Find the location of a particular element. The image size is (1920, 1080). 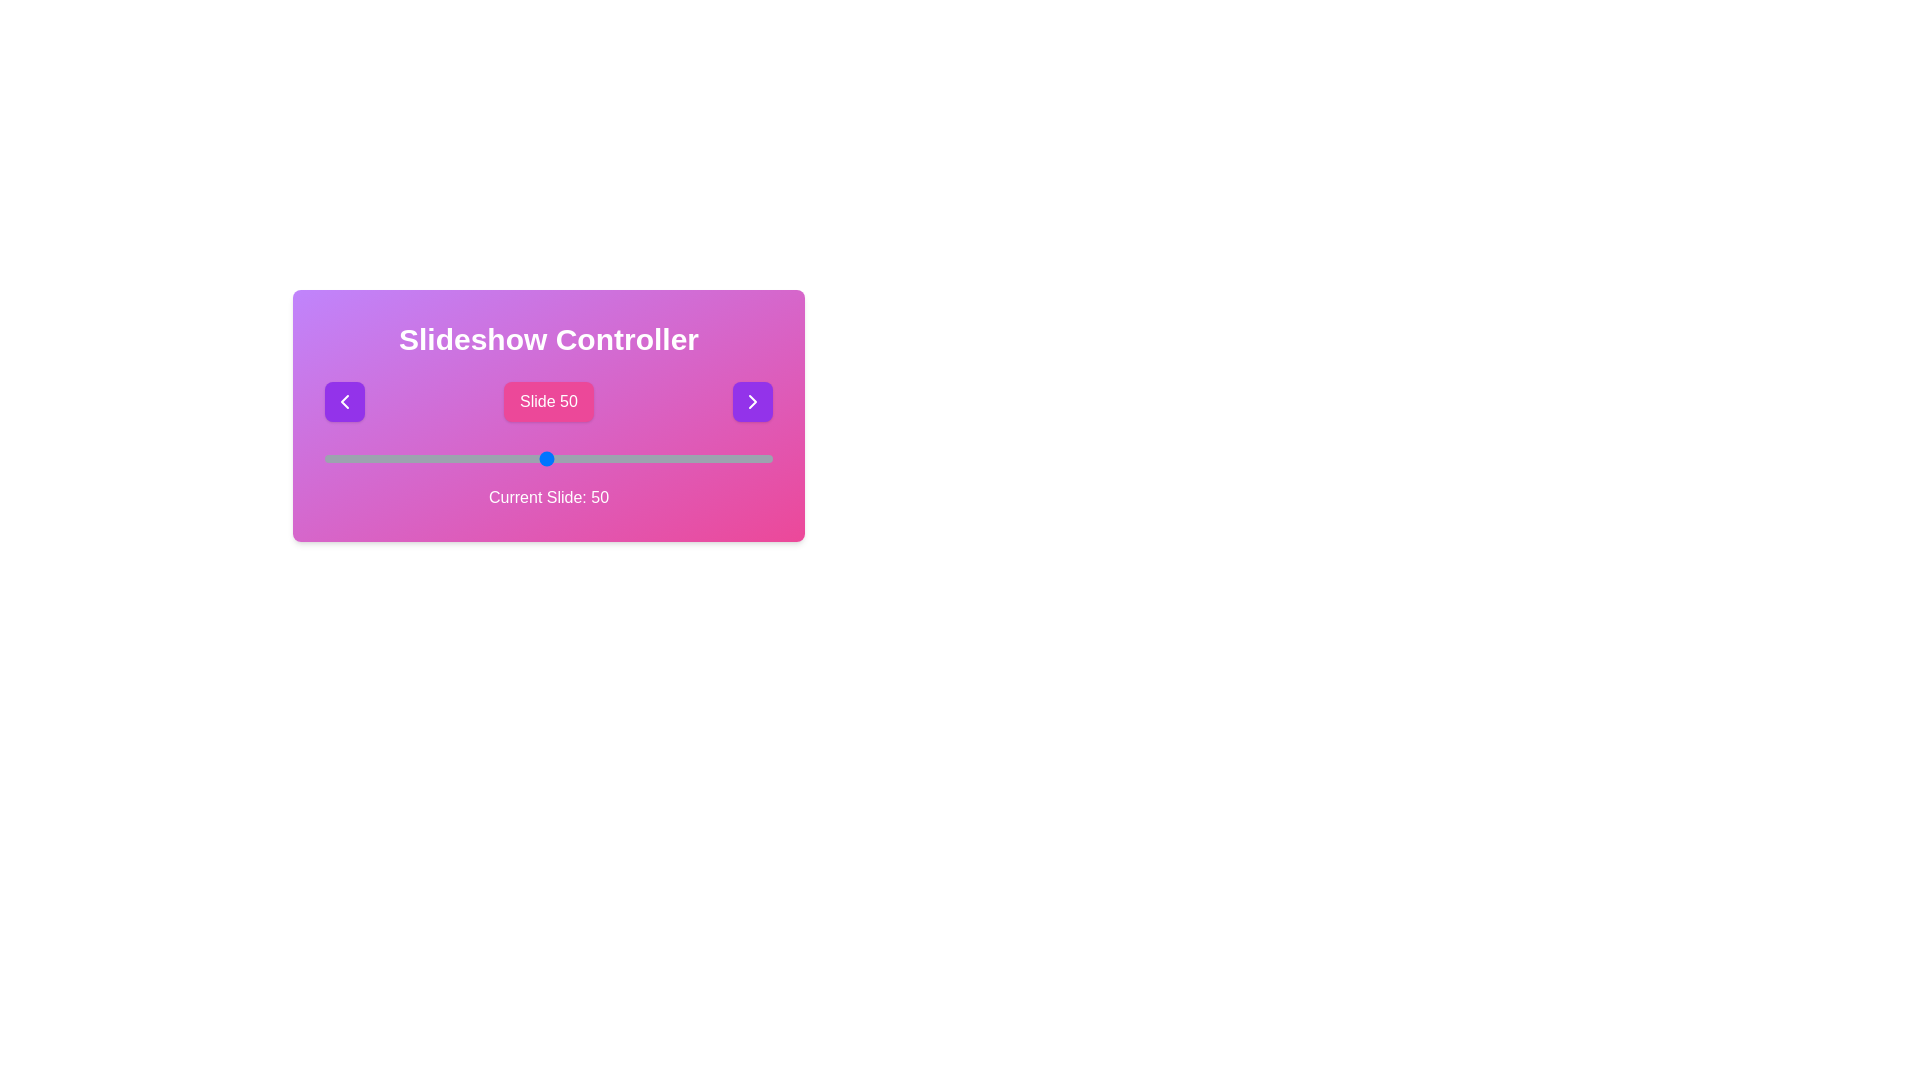

the right arrow button to navigate to the next slide is located at coordinates (752, 401).